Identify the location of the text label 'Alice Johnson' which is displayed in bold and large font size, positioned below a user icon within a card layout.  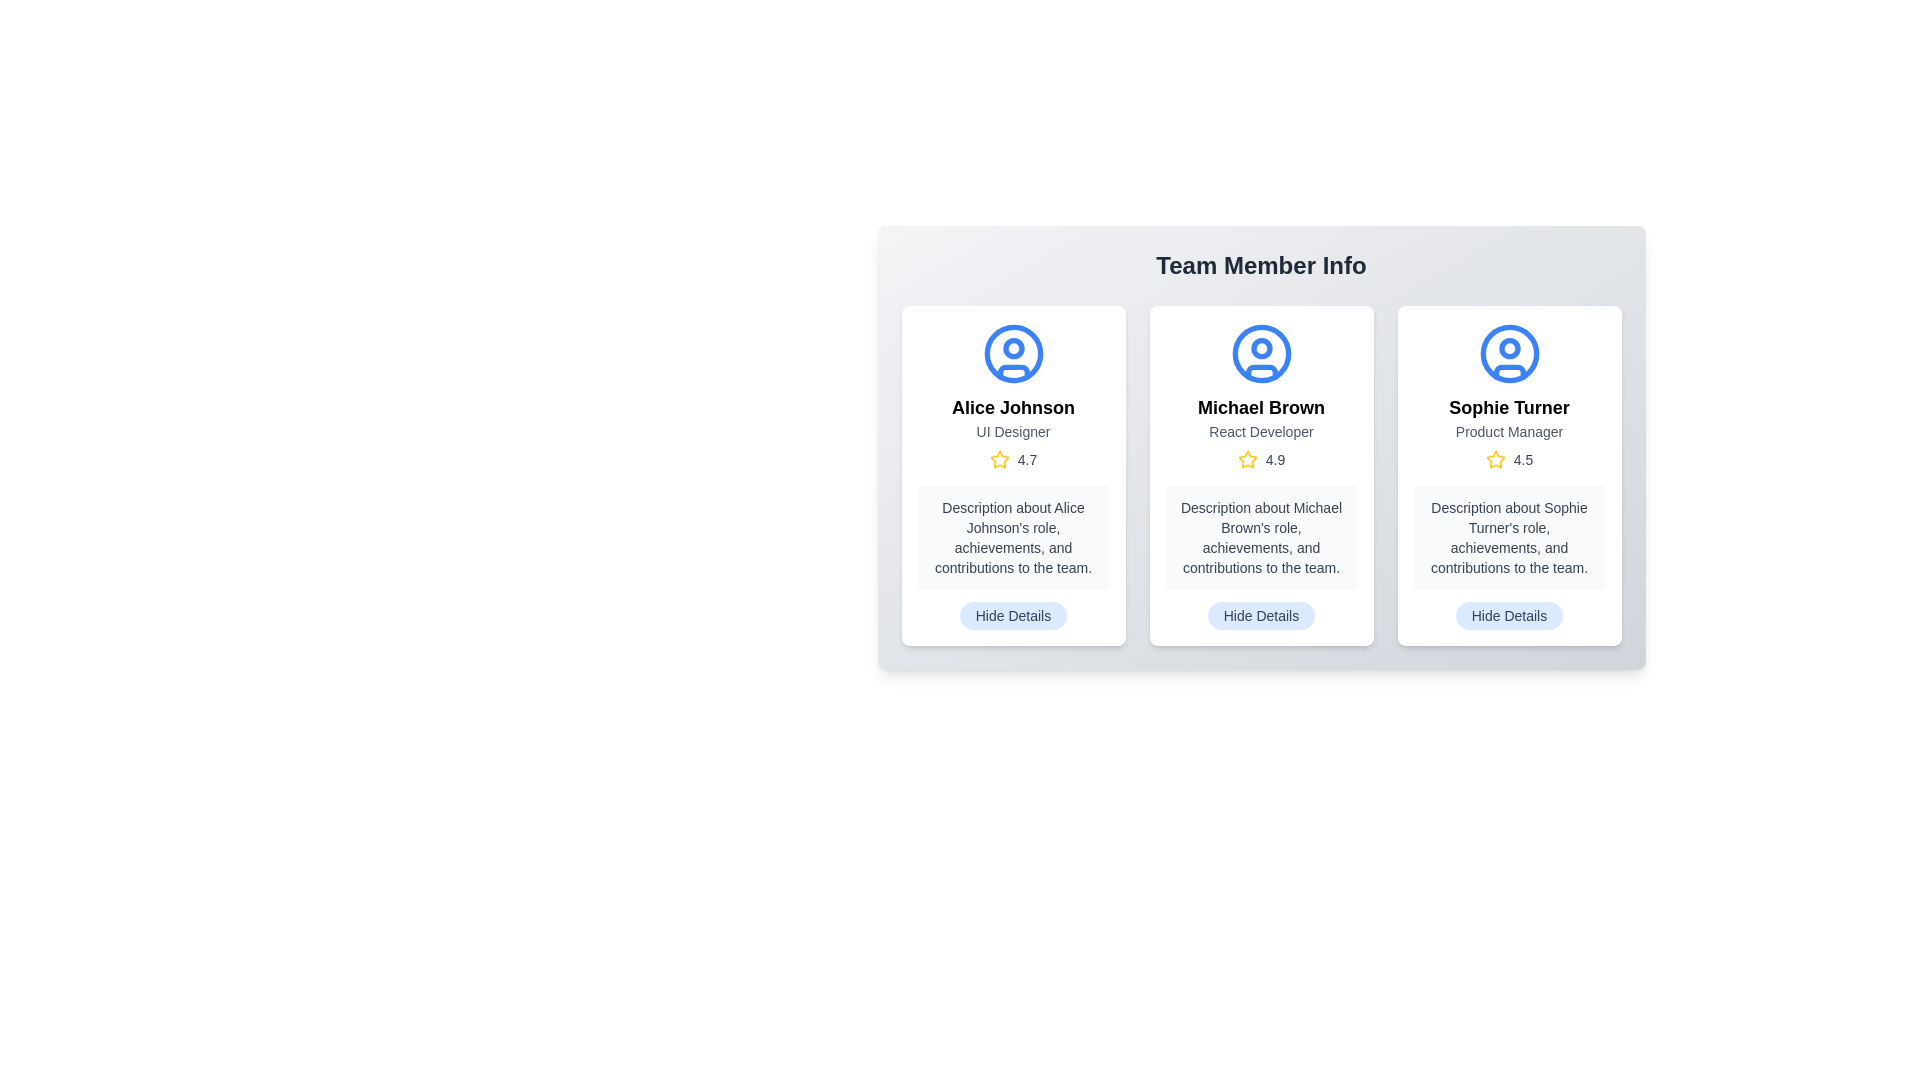
(1013, 407).